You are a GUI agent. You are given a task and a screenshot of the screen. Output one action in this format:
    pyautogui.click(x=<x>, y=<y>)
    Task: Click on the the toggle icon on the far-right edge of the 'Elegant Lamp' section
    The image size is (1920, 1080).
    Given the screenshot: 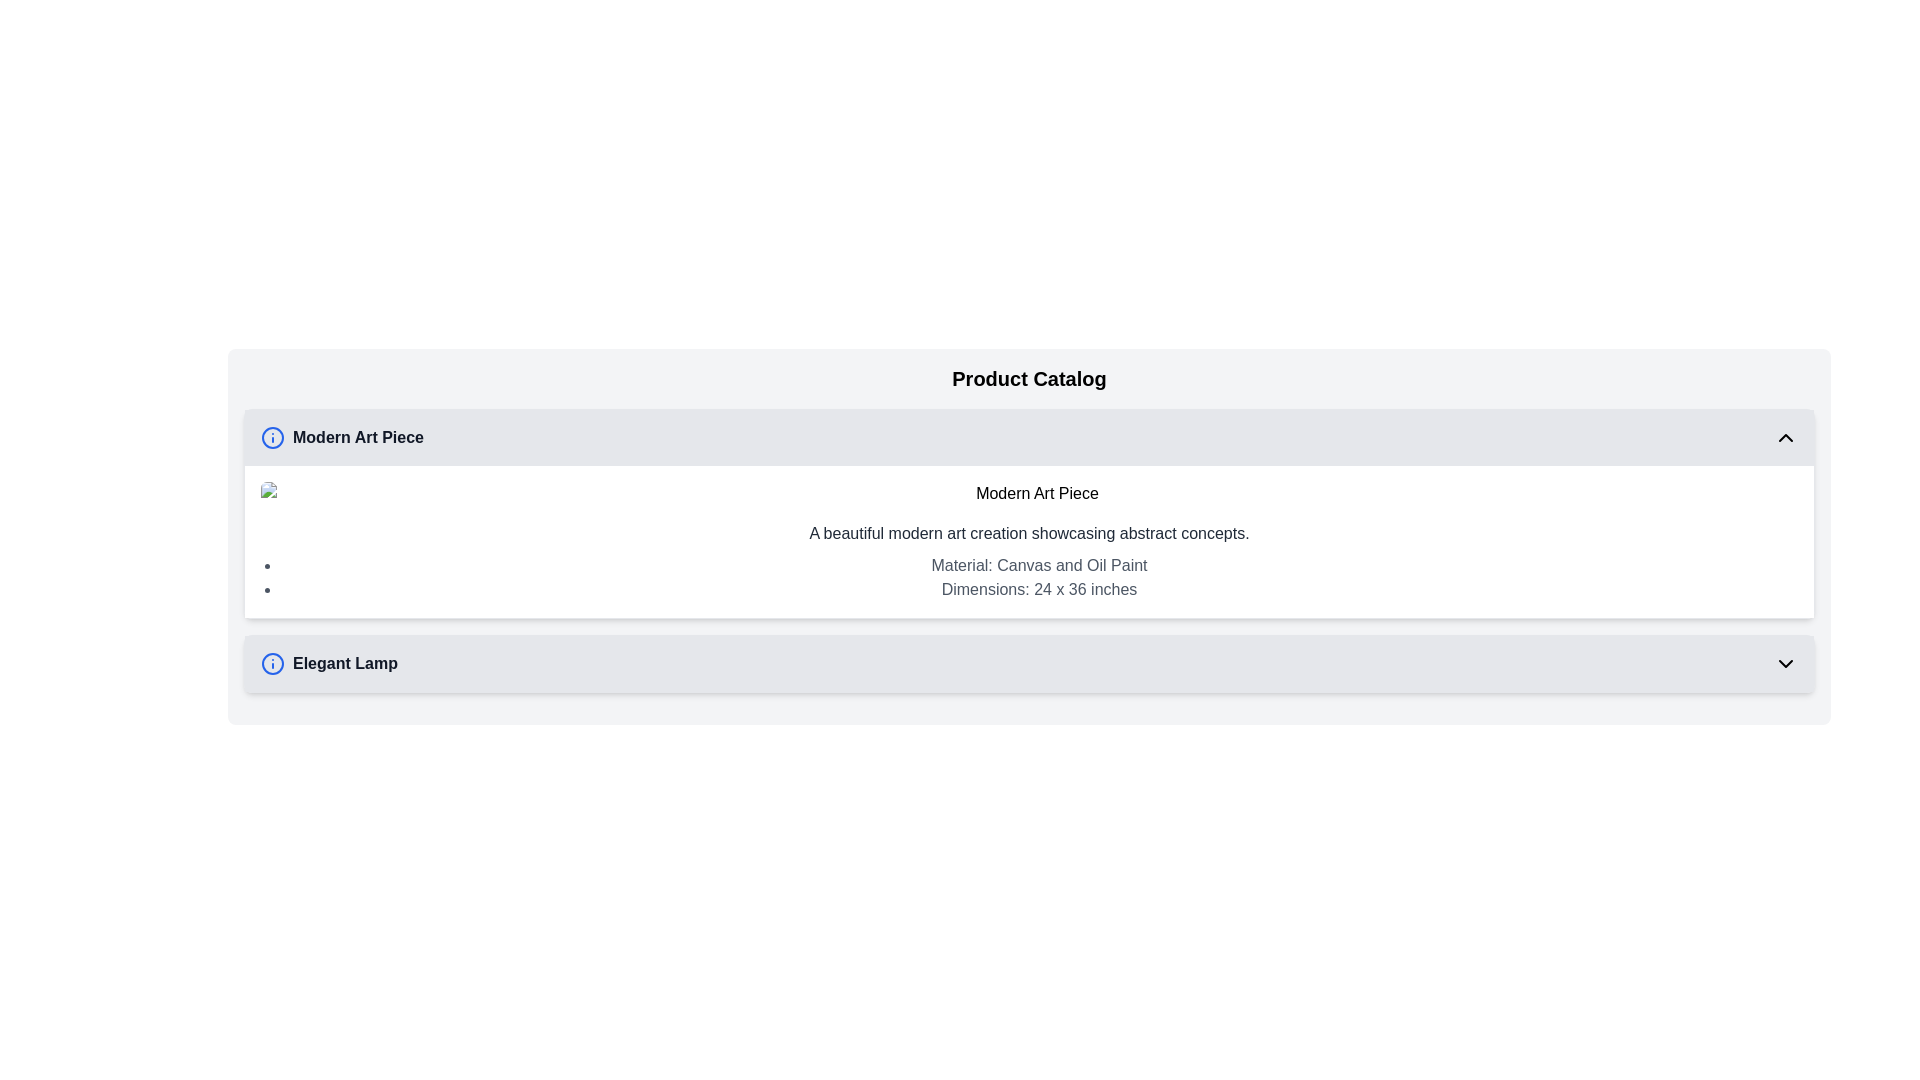 What is the action you would take?
    pyautogui.click(x=1785, y=663)
    